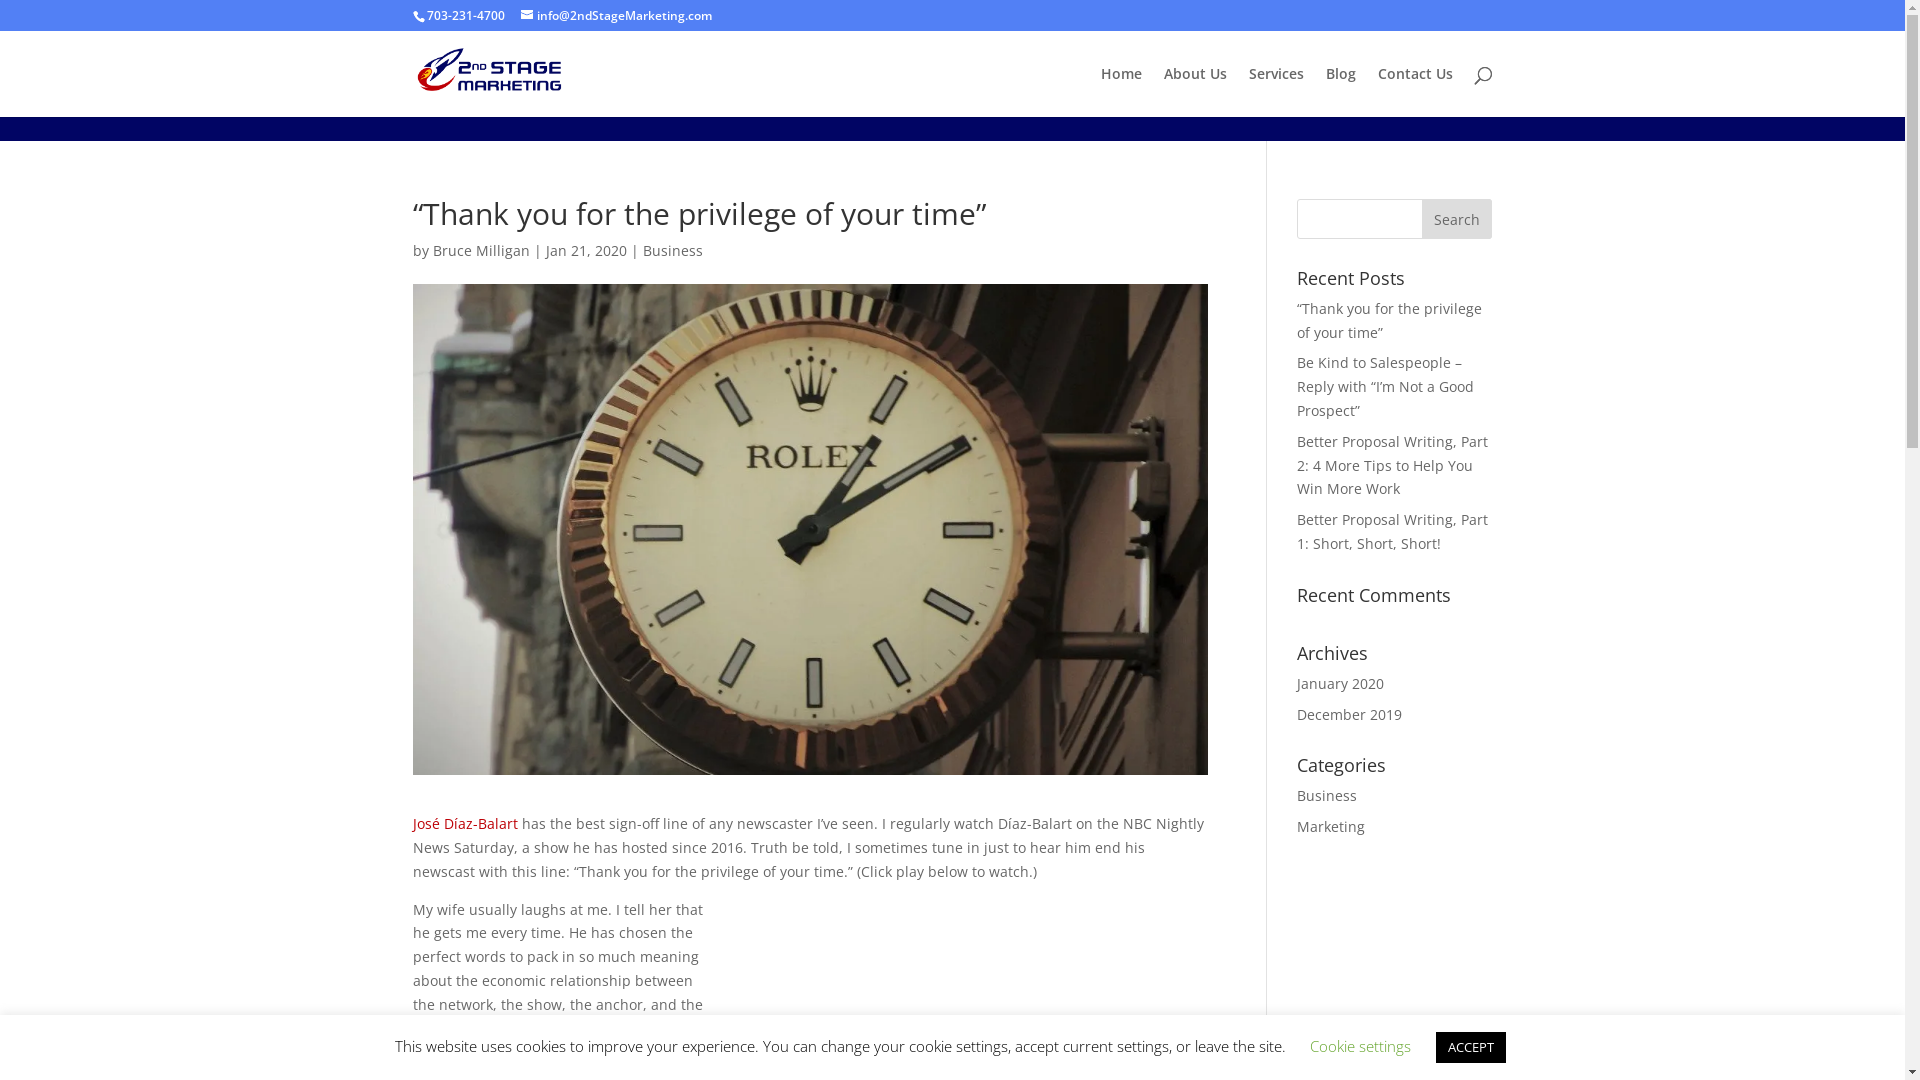  I want to click on 'Home', so click(1120, 92).